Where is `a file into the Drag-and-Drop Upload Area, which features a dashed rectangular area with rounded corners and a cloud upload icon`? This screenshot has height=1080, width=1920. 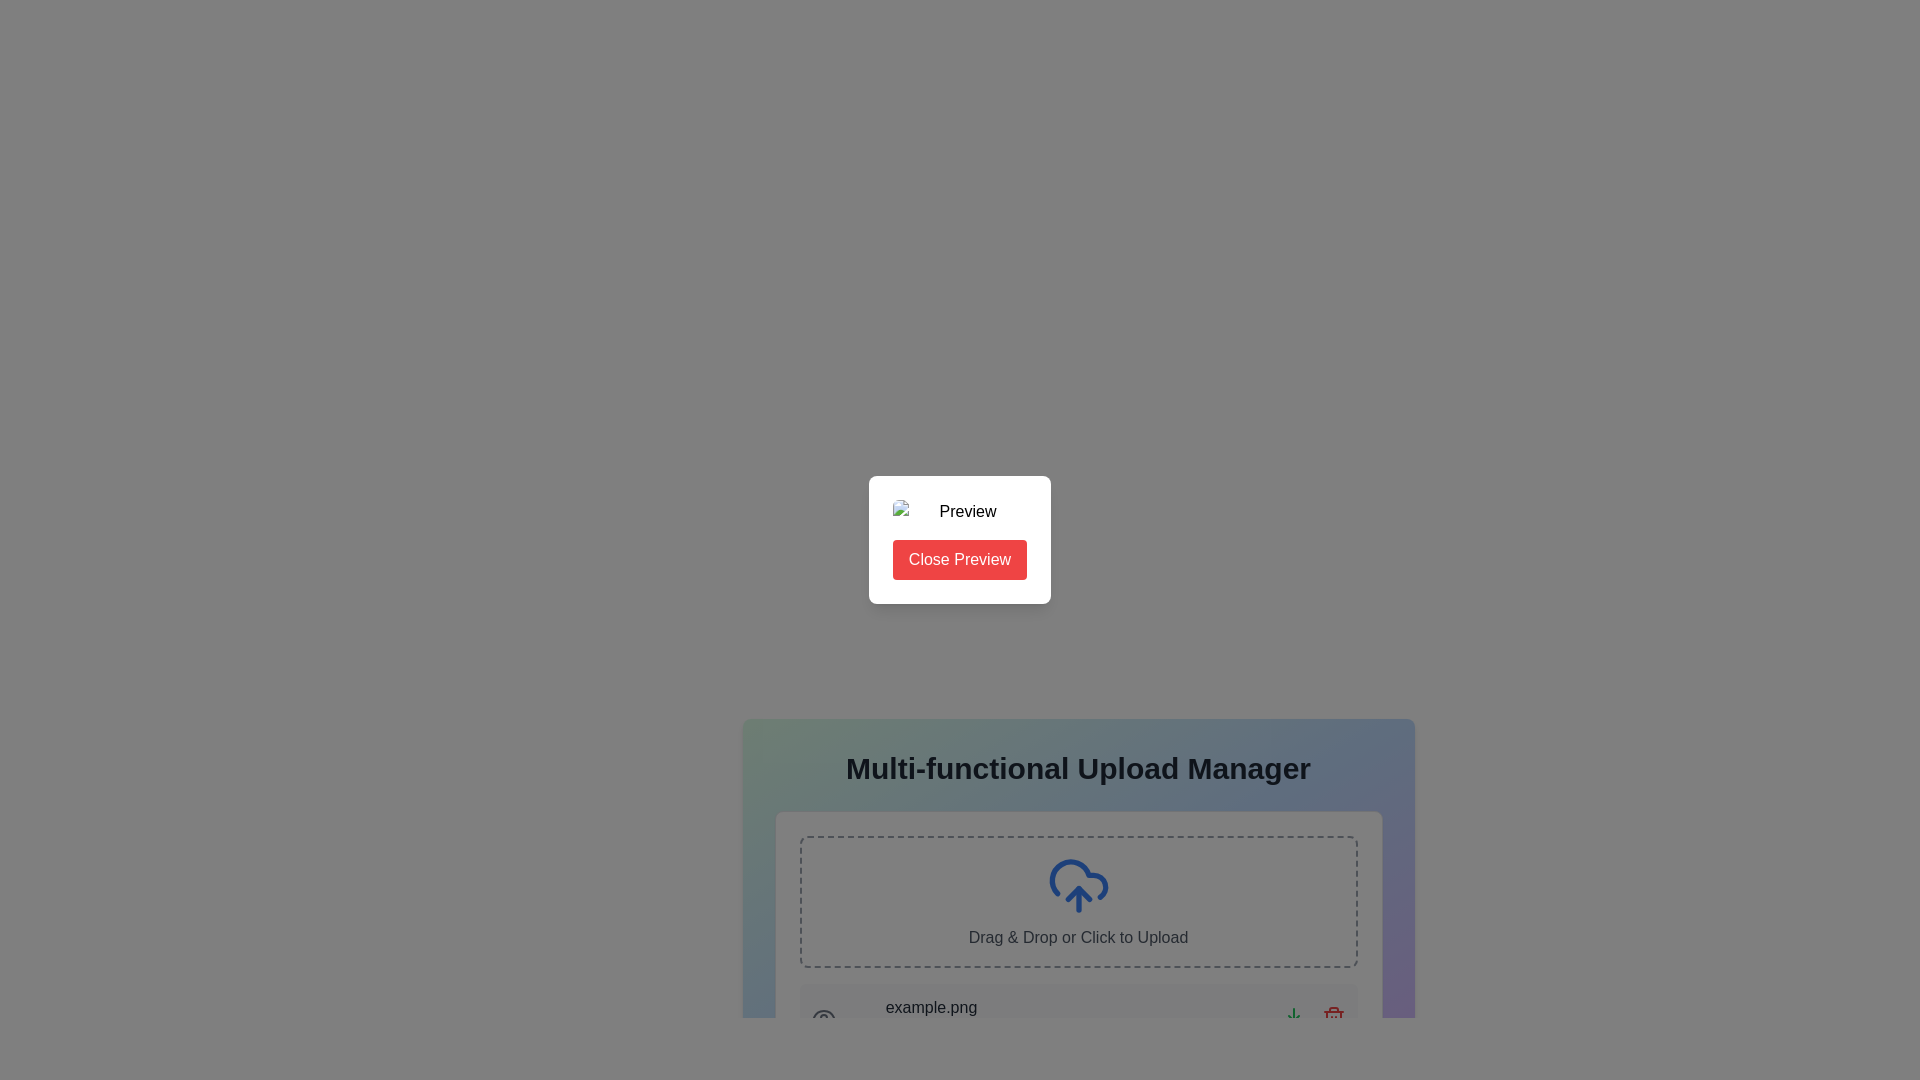 a file into the Drag-and-Drop Upload Area, which features a dashed rectangular area with rounded corners and a cloud upload icon is located at coordinates (1077, 902).